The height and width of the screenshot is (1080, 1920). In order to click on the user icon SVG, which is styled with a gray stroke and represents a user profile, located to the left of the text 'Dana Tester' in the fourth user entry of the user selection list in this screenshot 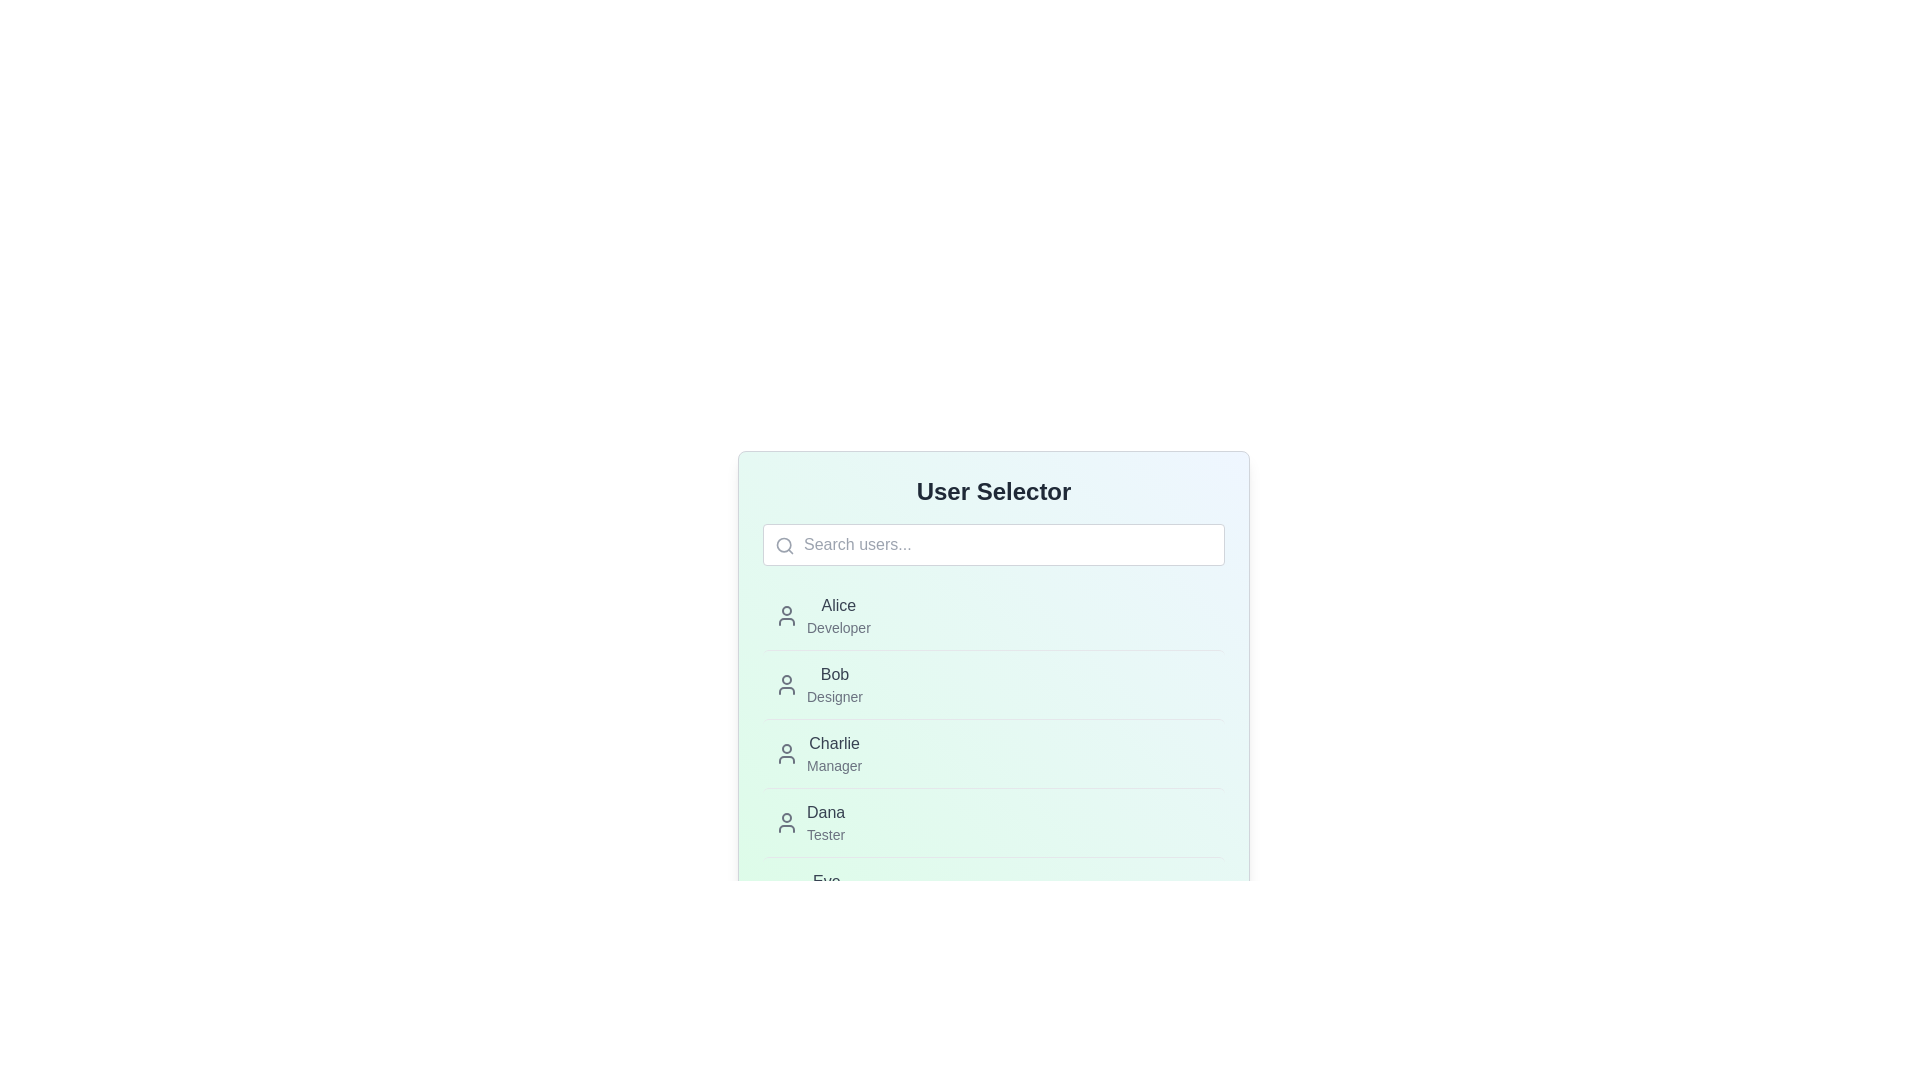, I will do `click(786, 822)`.